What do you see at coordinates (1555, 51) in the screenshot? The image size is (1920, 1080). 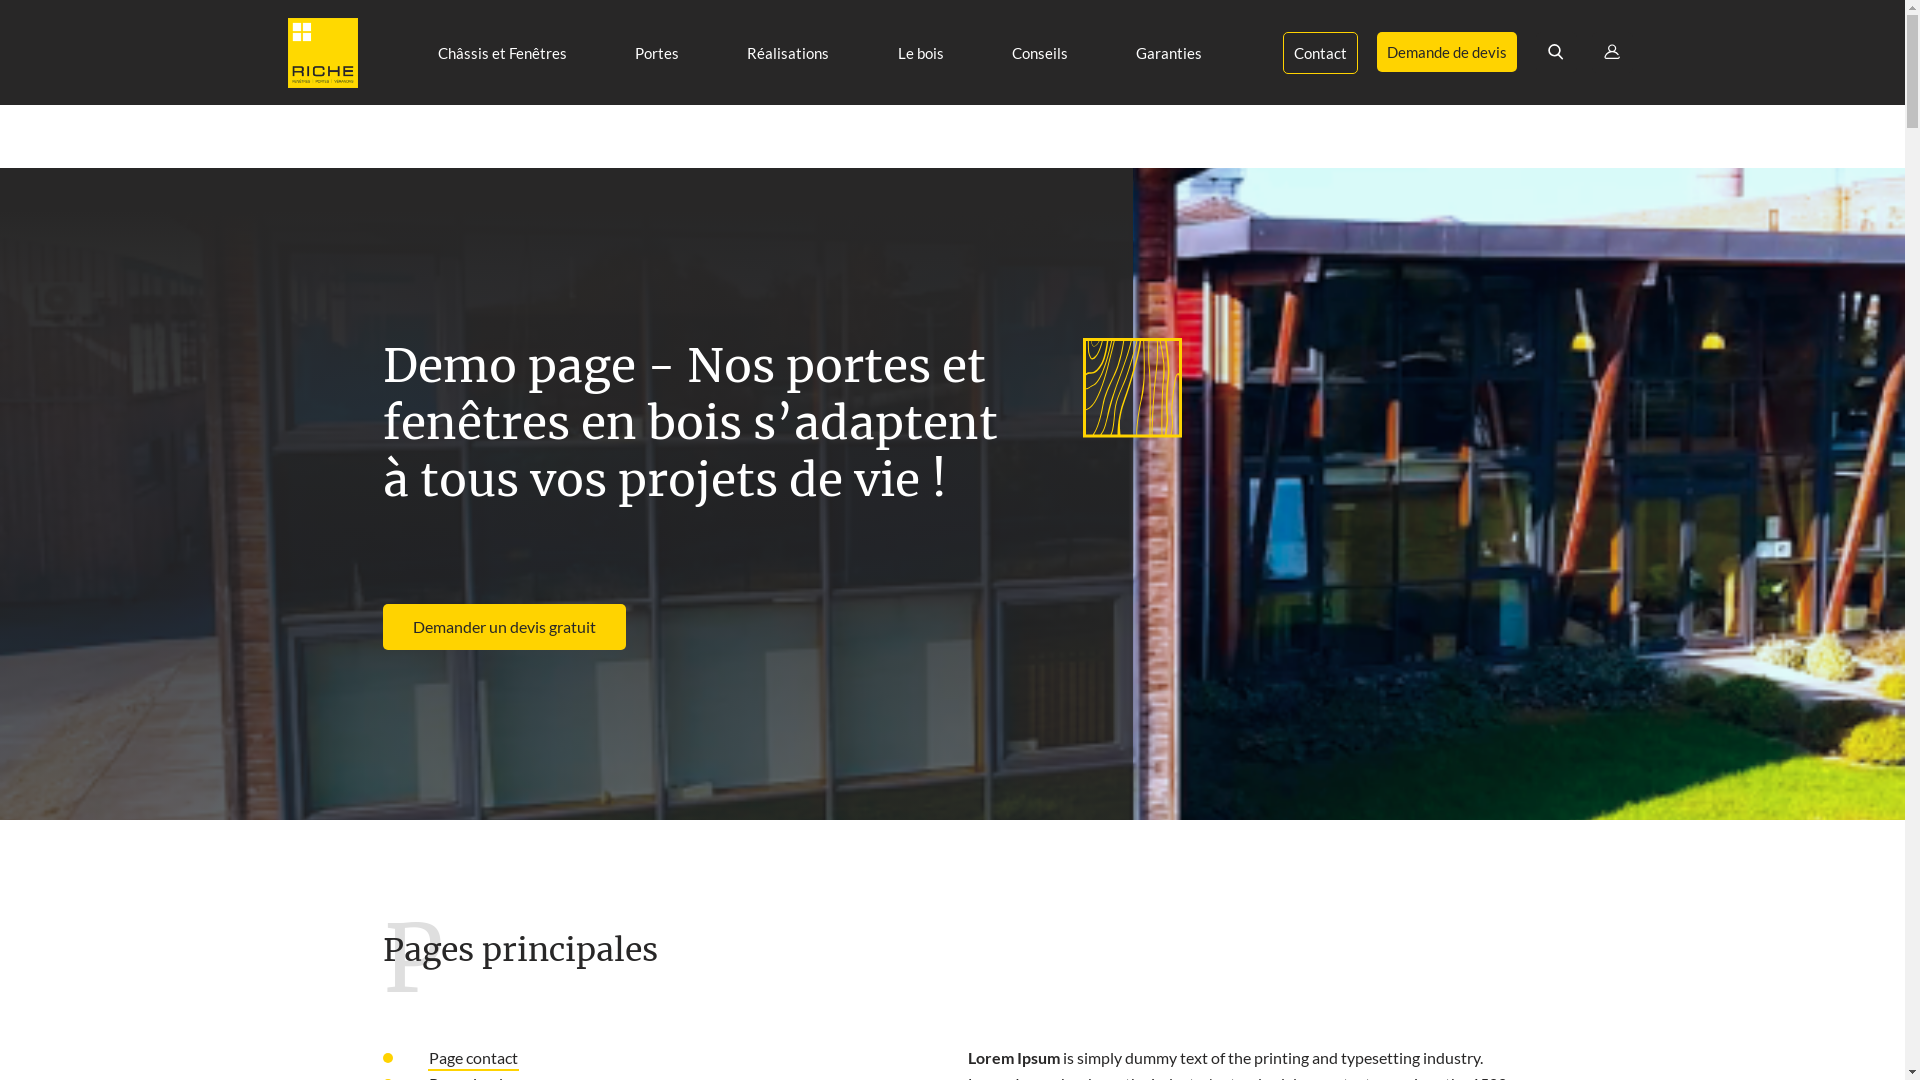 I see `'Rechercher'` at bounding box center [1555, 51].